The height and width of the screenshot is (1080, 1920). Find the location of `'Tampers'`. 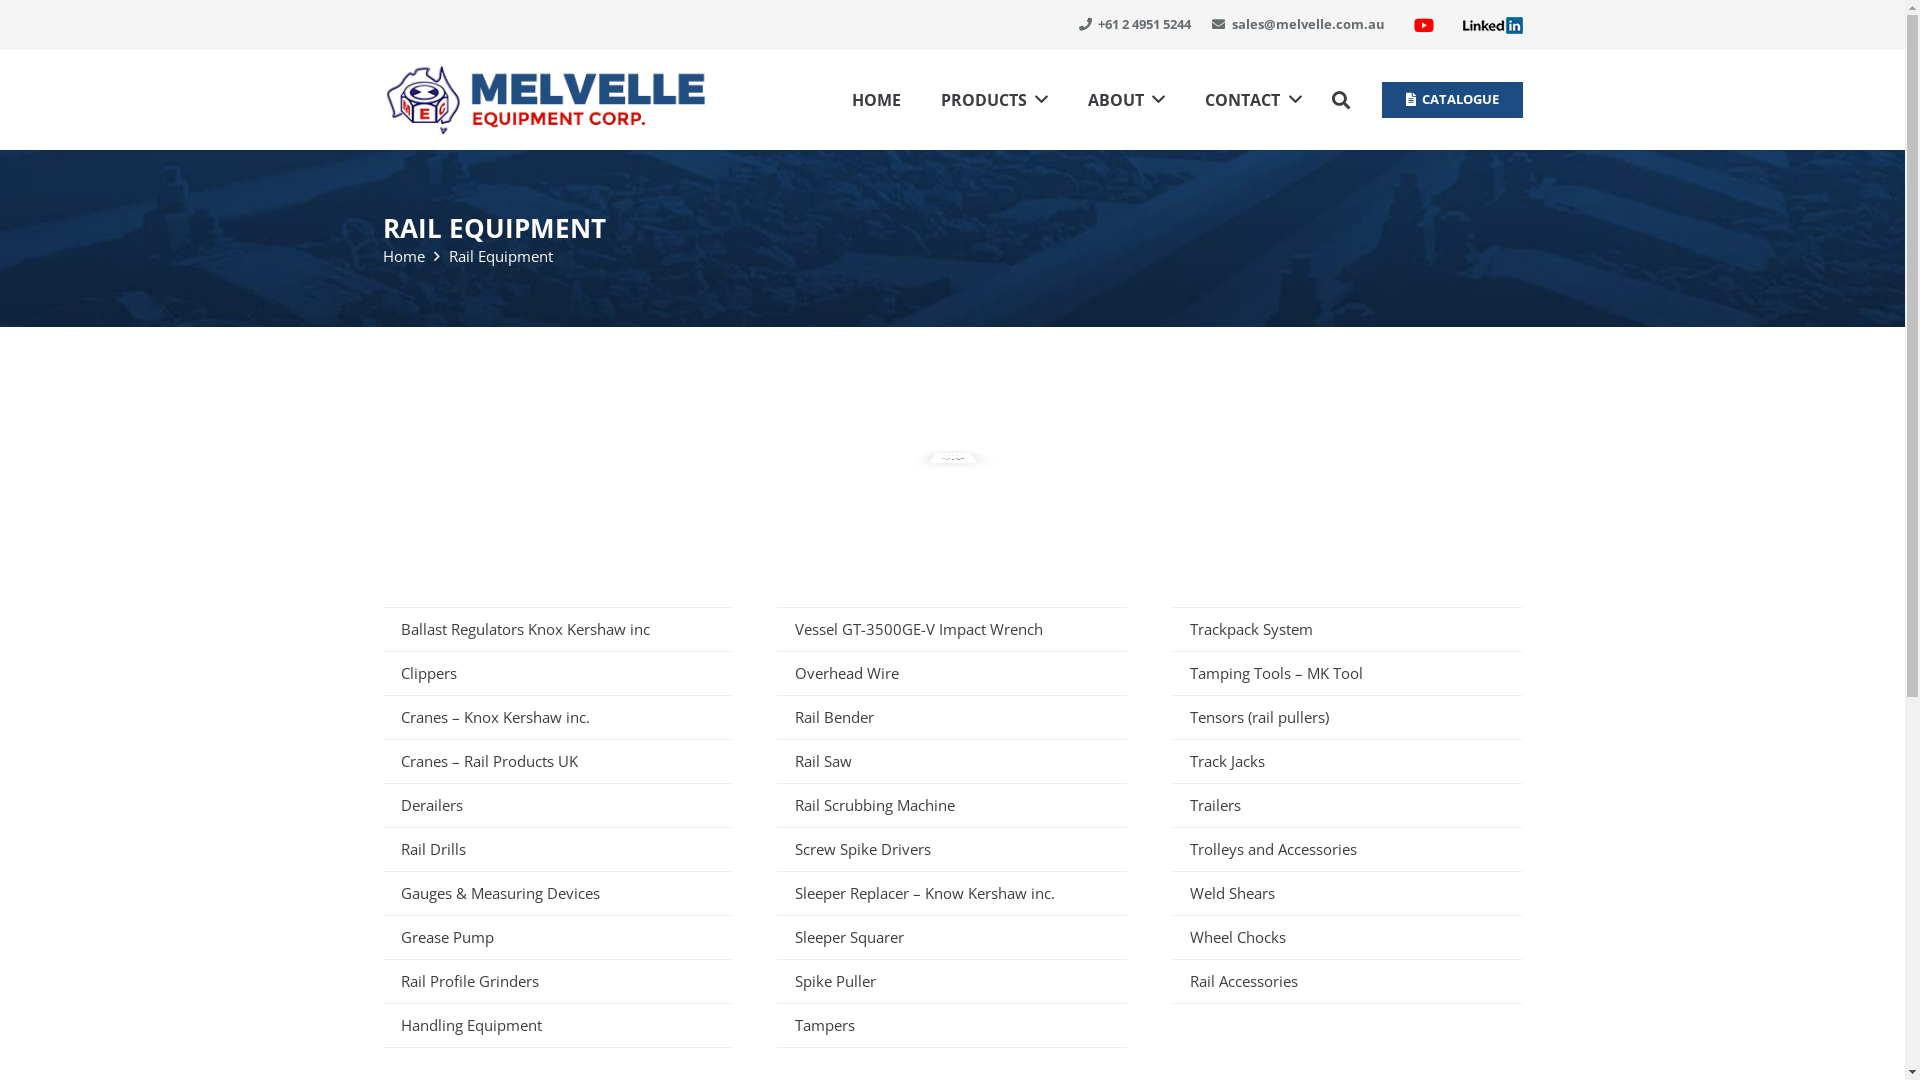

'Tampers' is located at coordinates (950, 1025).